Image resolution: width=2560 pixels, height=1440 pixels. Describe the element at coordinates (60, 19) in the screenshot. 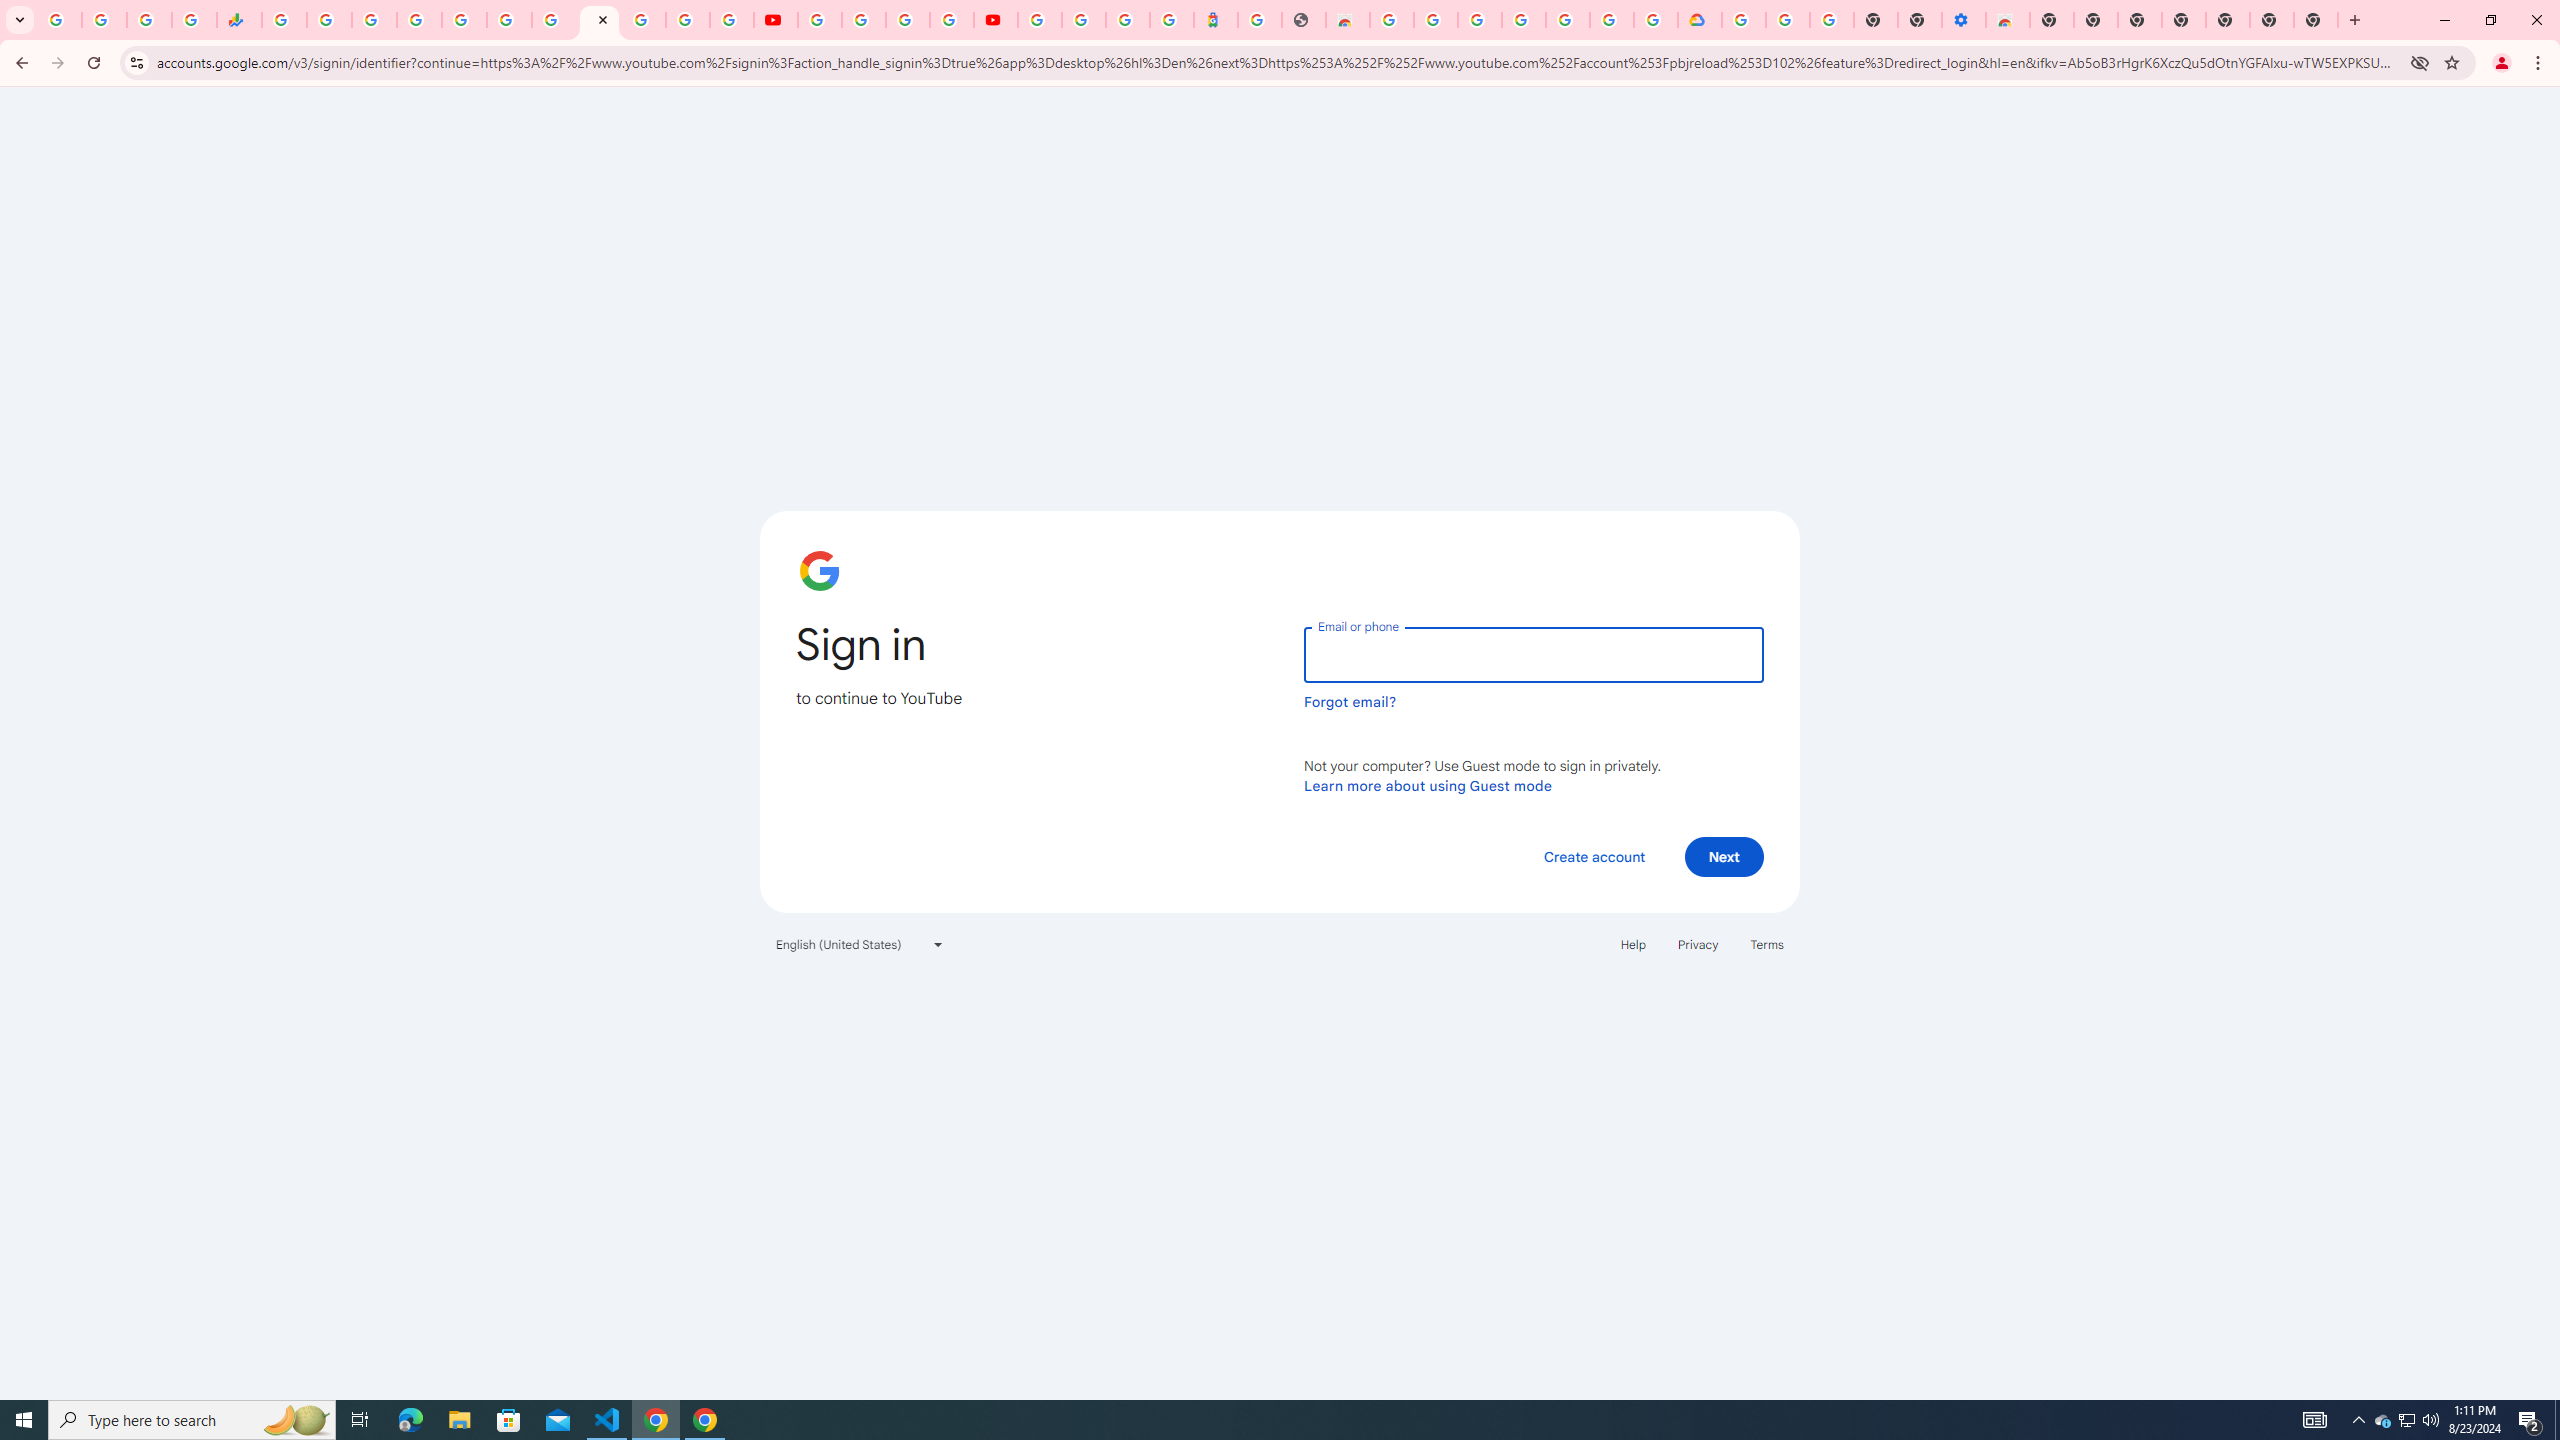

I see `'Google Workspace Admin Community'` at that location.